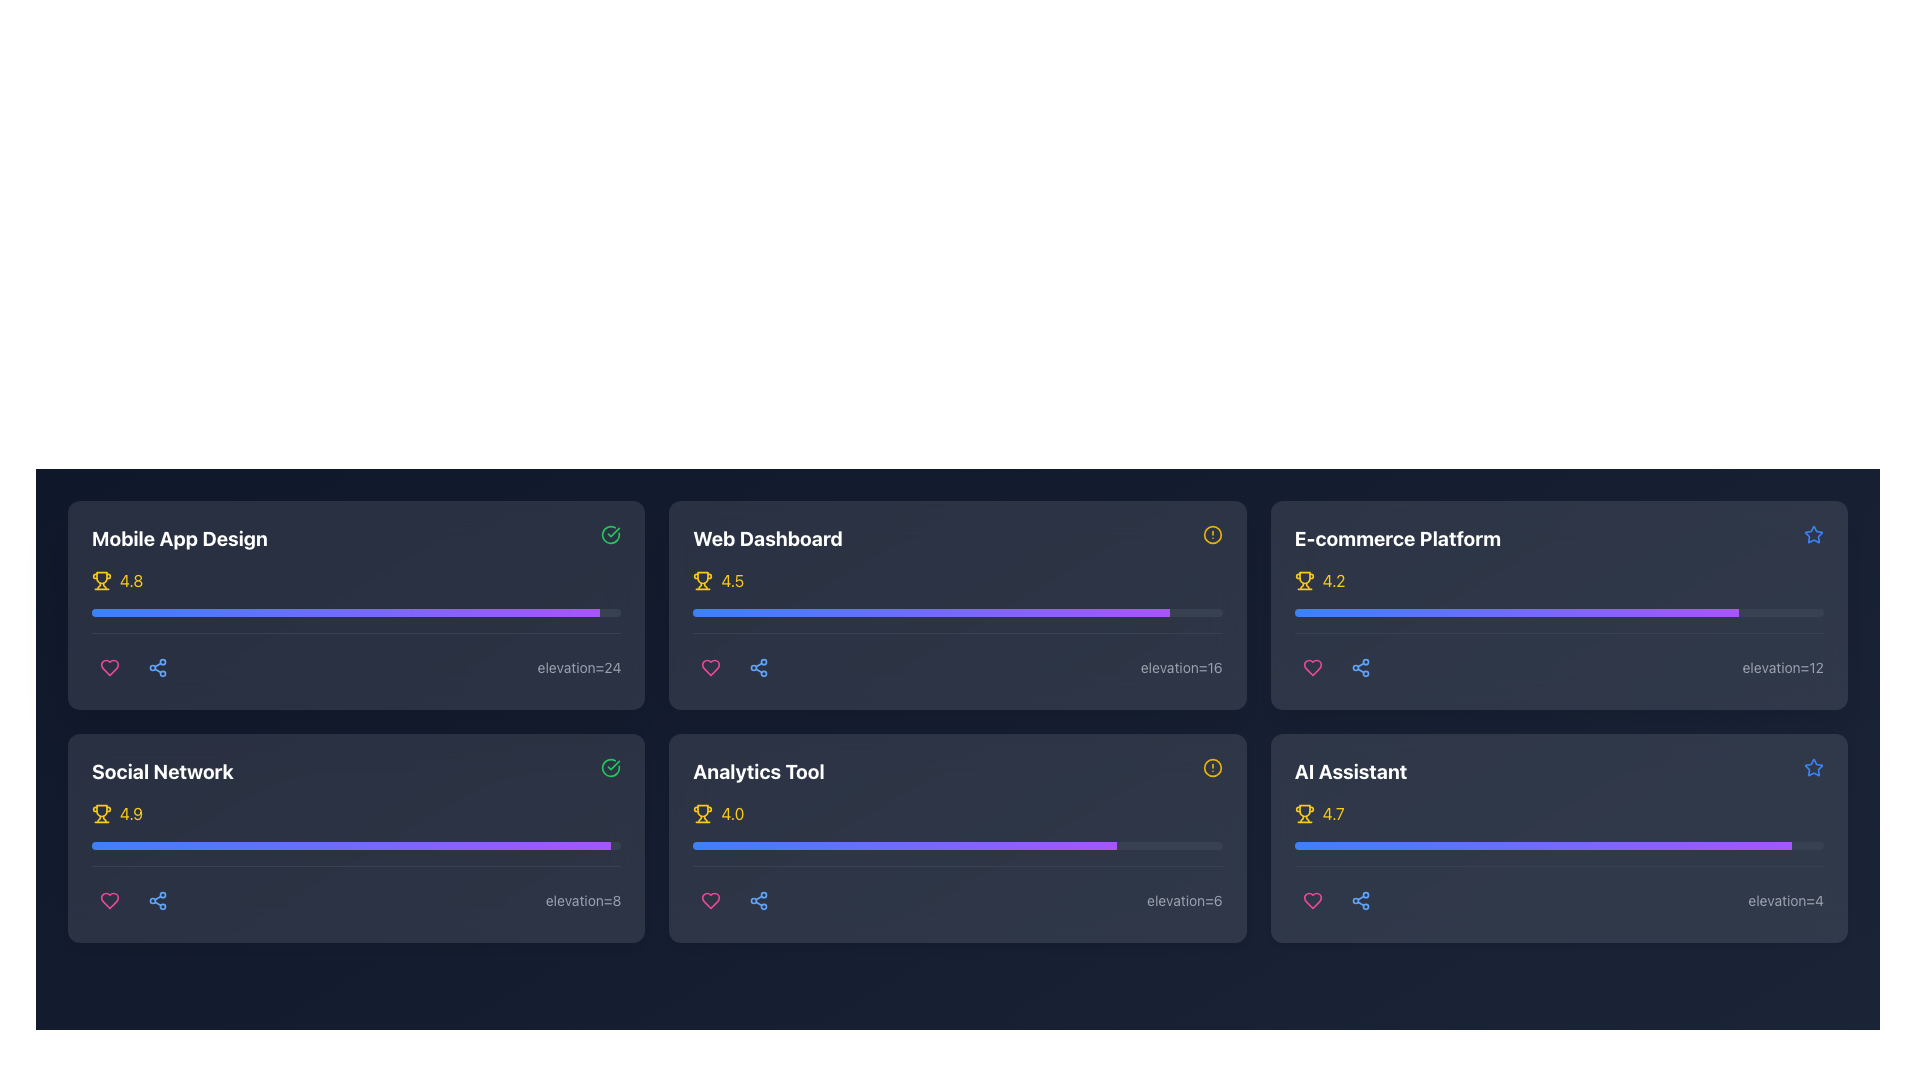 This screenshot has height=1080, width=1920. What do you see at coordinates (1312, 667) in the screenshot?
I see `the heart icon button with a pink outline, which is used for 'like' or 'favorite' interactions, located beneath the rating score of 4.2 and to the left of the share icon` at bounding box center [1312, 667].